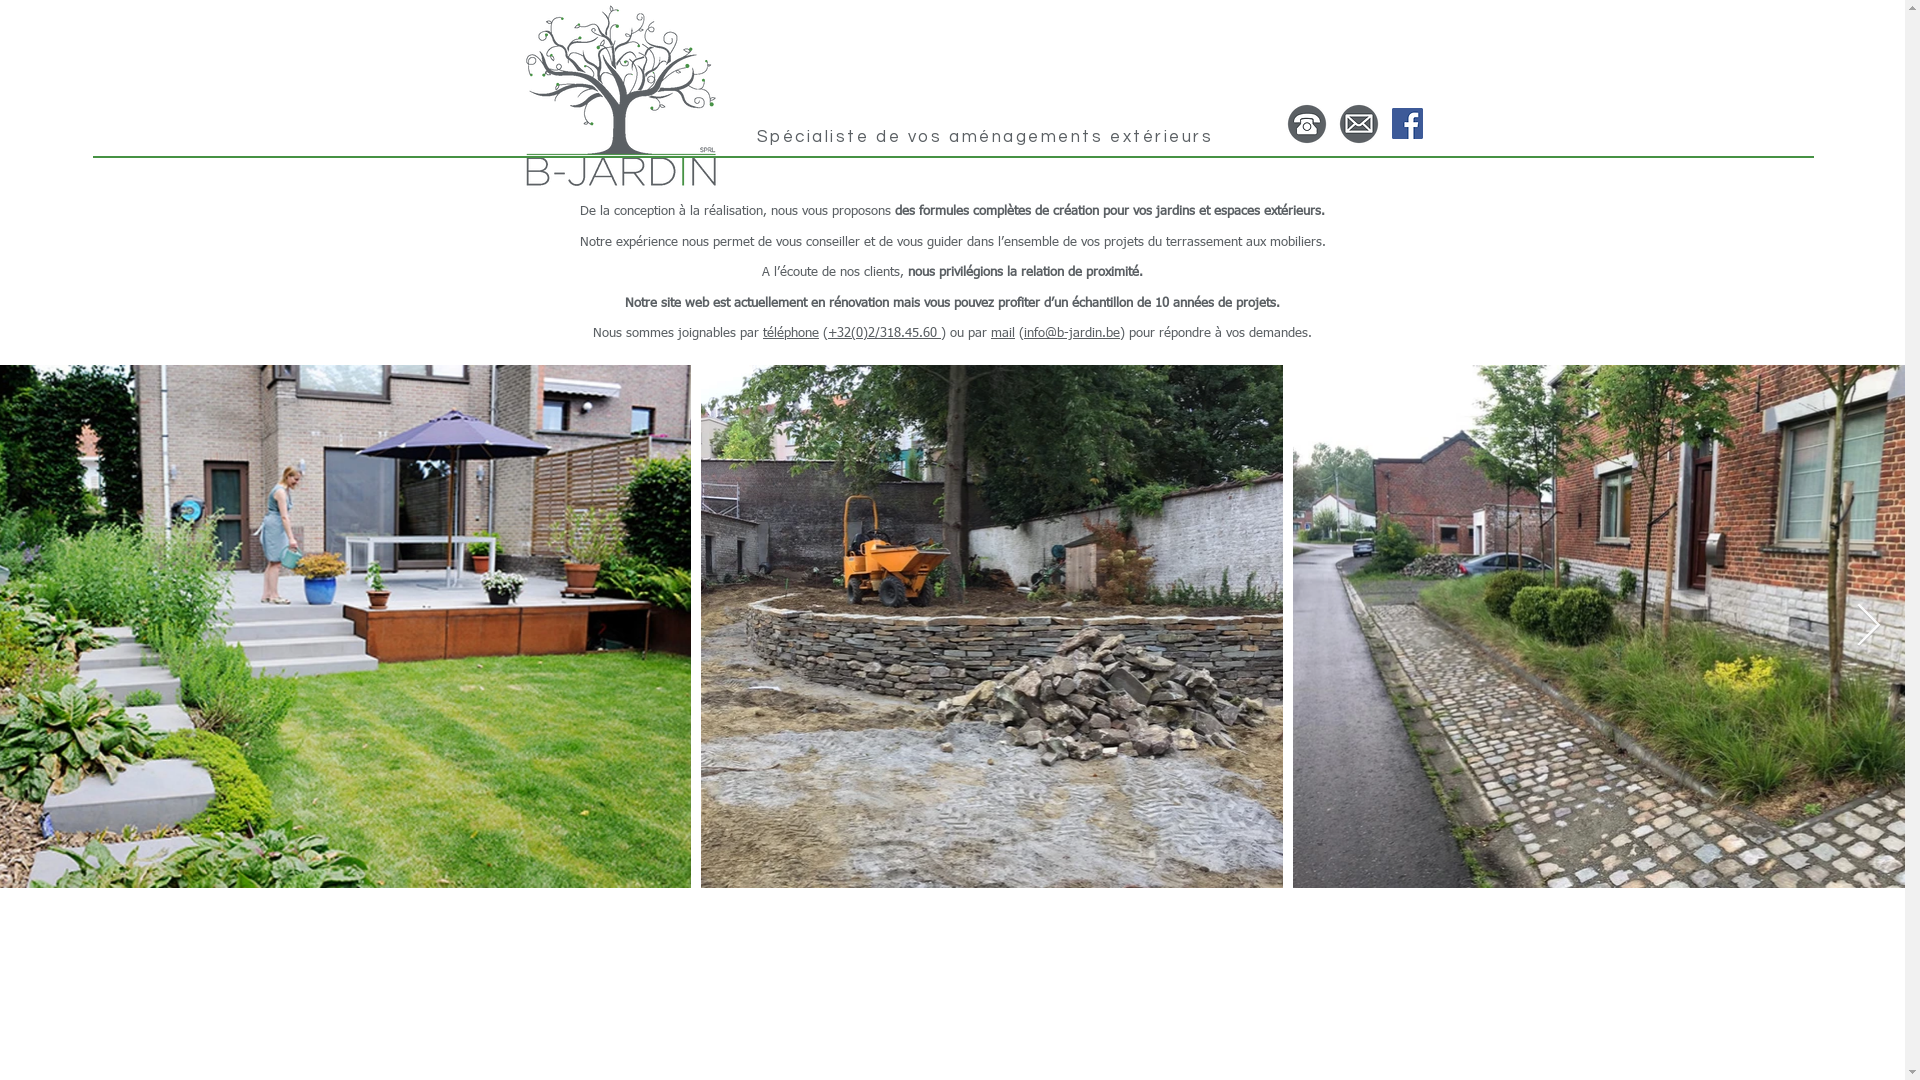 The image size is (1920, 1080). I want to click on 'info@b-jardin.be', so click(1070, 332).